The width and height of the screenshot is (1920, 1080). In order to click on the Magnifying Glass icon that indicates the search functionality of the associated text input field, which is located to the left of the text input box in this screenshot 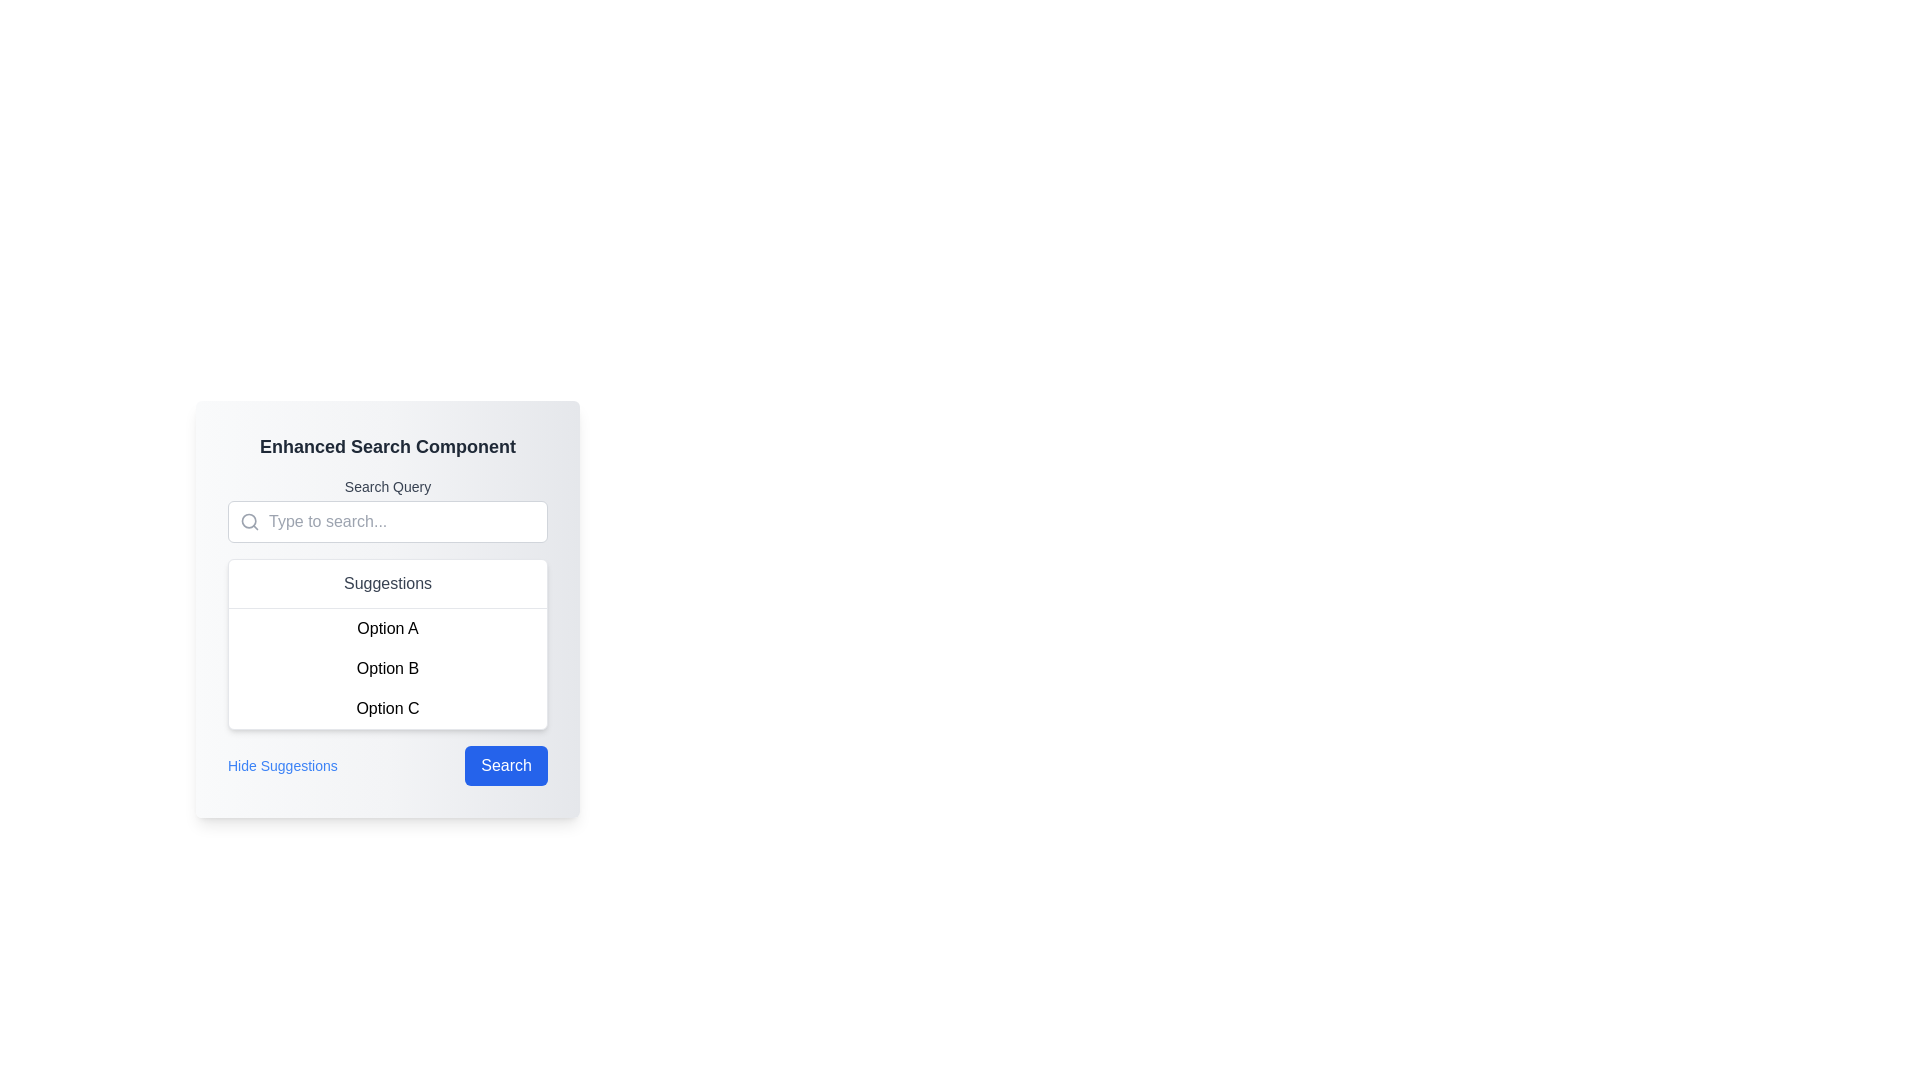, I will do `click(243, 520)`.